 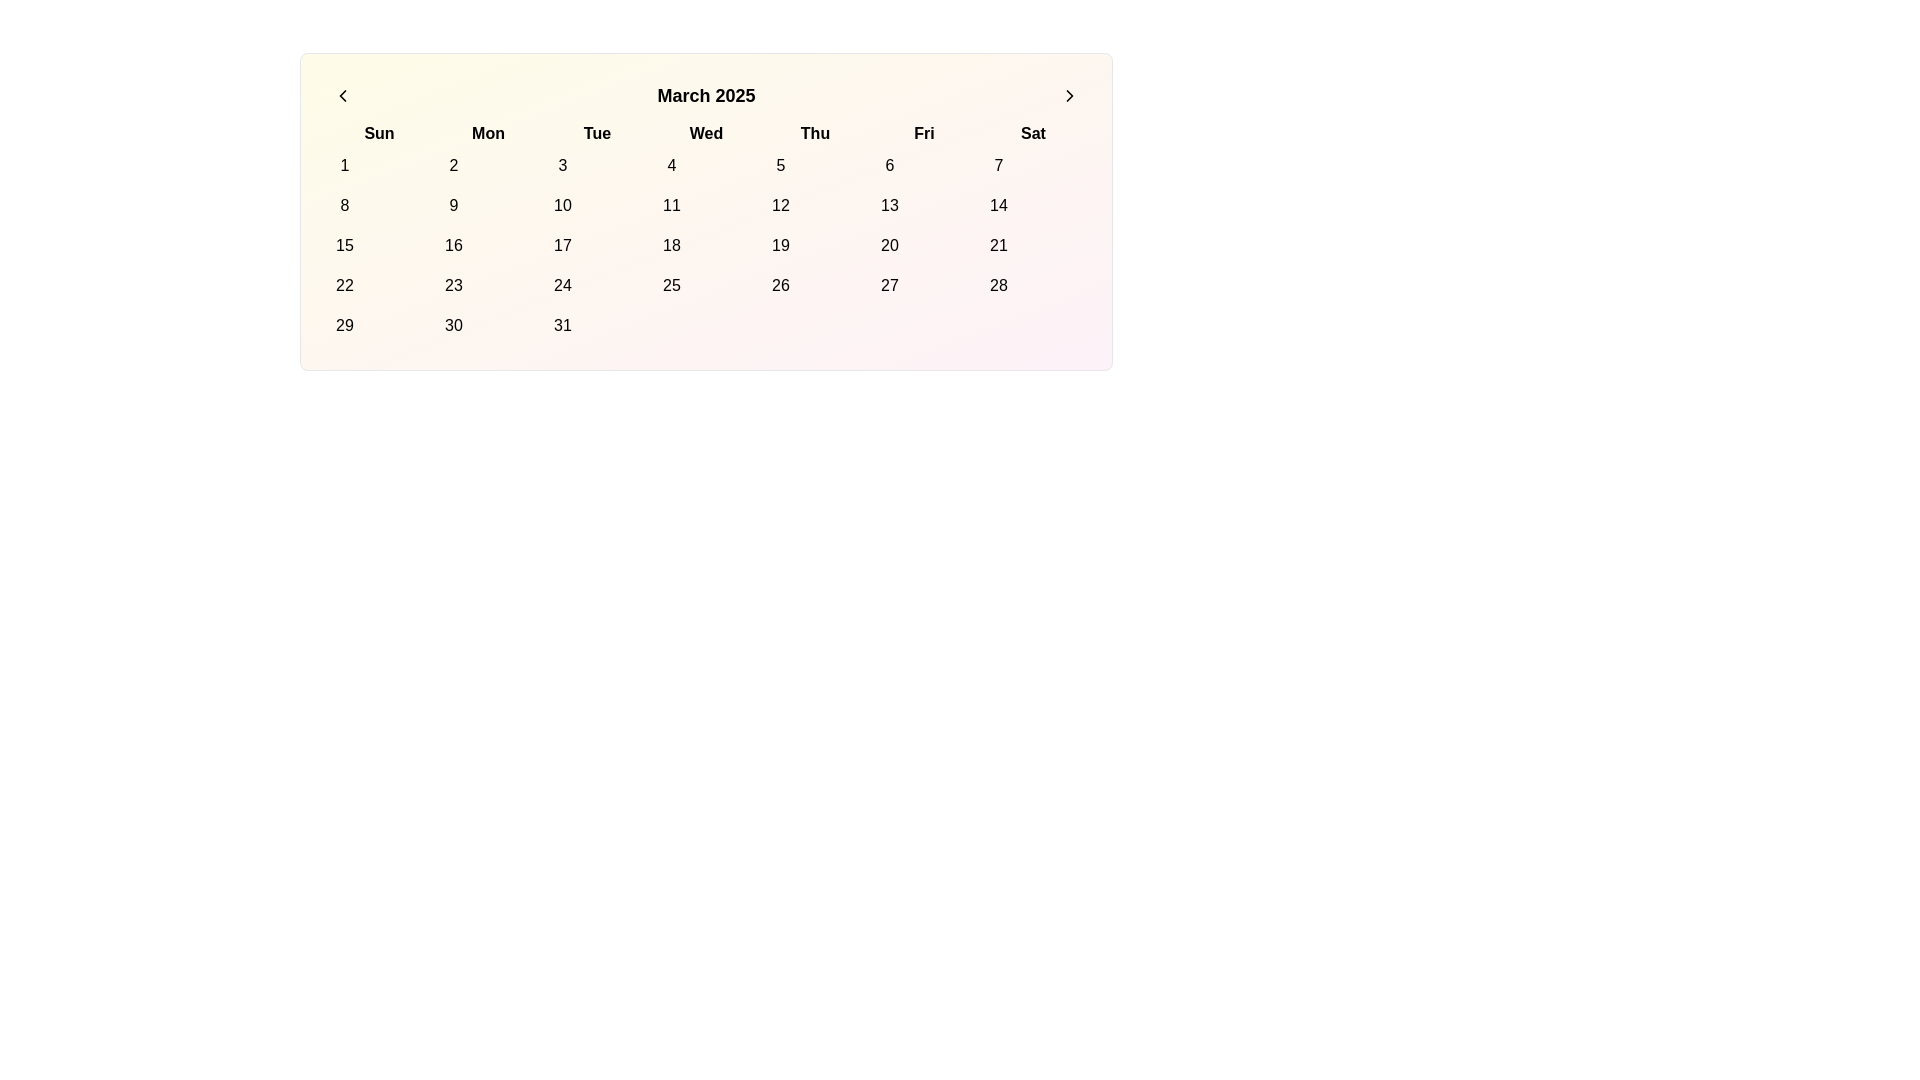 What do you see at coordinates (998, 245) in the screenshot?
I see `the circular button with a white background and the number '21' in black, located in the sixth column of the fourth row of the calendar grid, under the 'Sat' column header` at bounding box center [998, 245].